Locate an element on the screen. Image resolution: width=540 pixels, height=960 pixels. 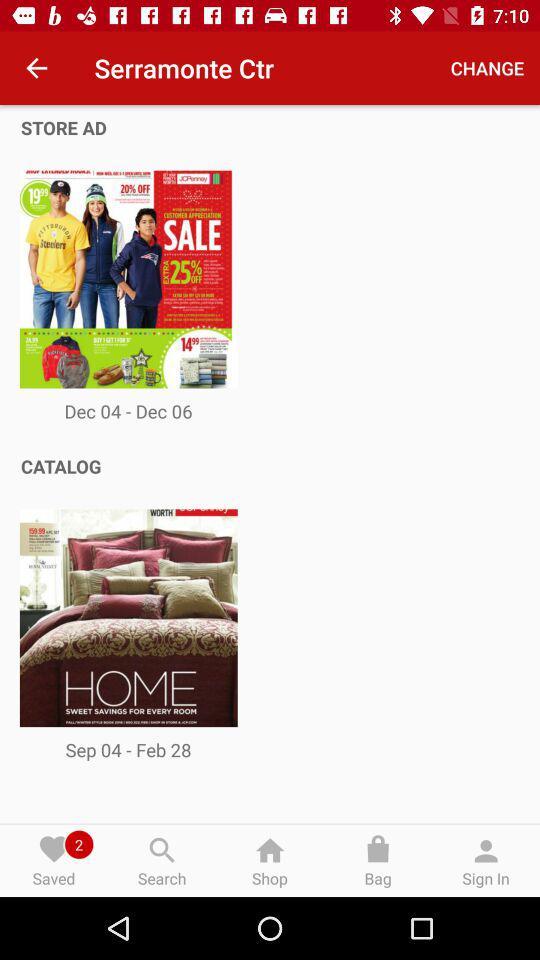
the button change at top right is located at coordinates (486, 68).